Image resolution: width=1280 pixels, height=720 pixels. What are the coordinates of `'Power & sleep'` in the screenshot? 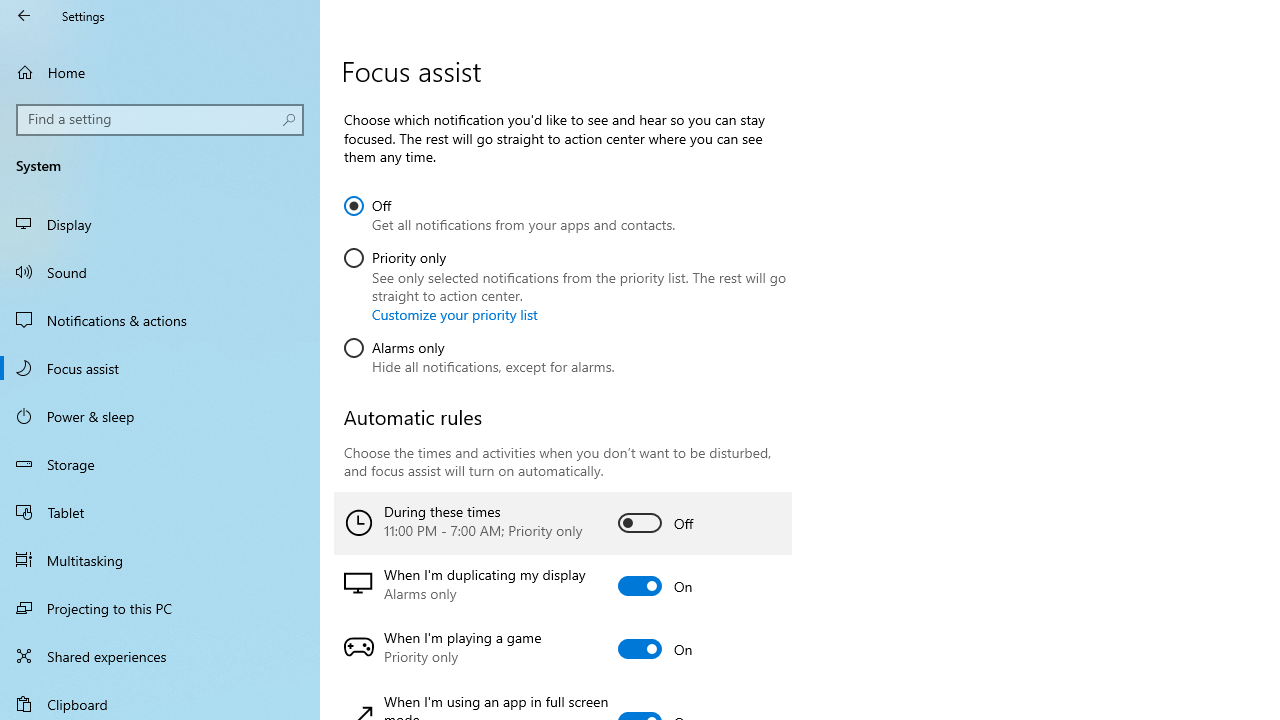 It's located at (160, 414).